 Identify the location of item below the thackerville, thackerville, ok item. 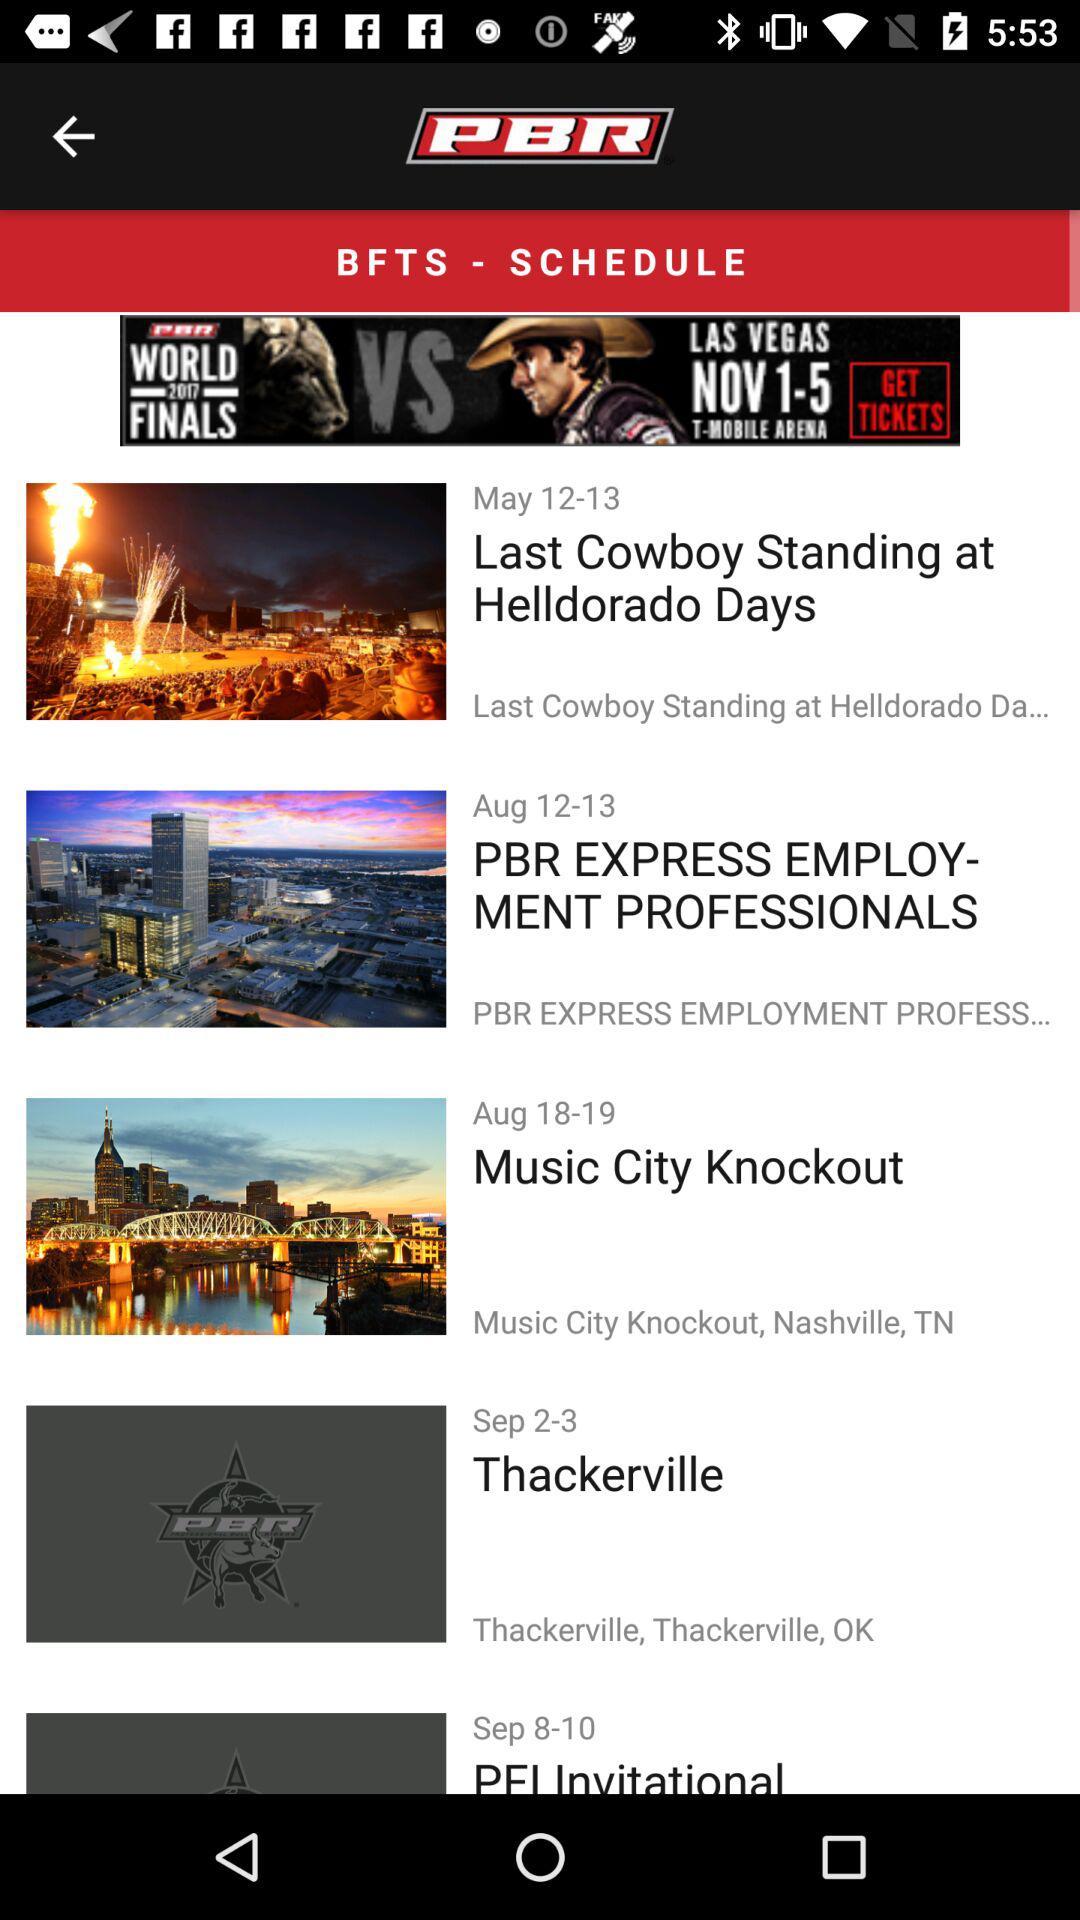
(537, 1725).